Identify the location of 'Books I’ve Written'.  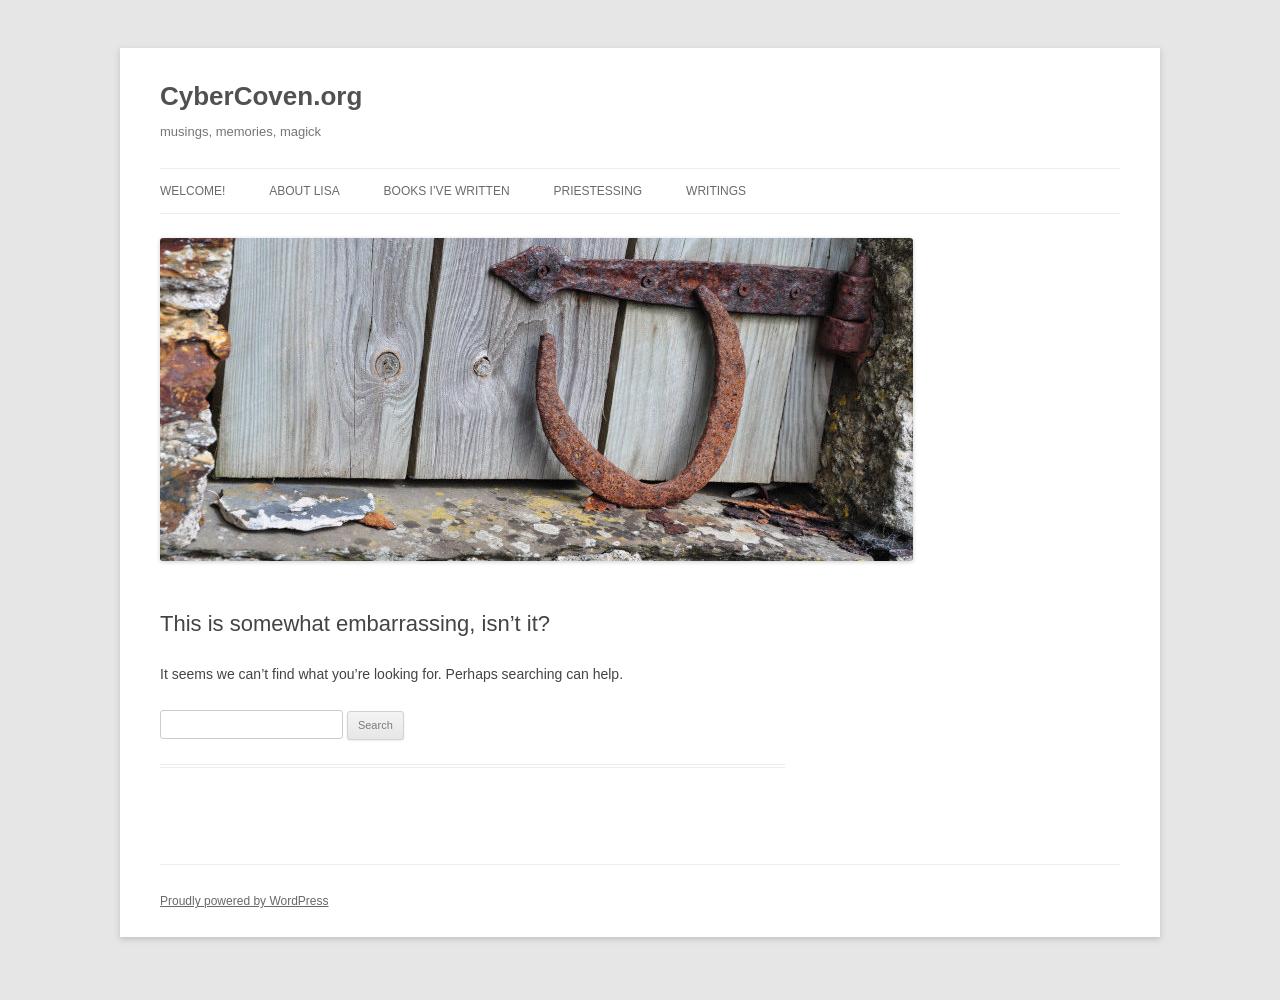
(444, 190).